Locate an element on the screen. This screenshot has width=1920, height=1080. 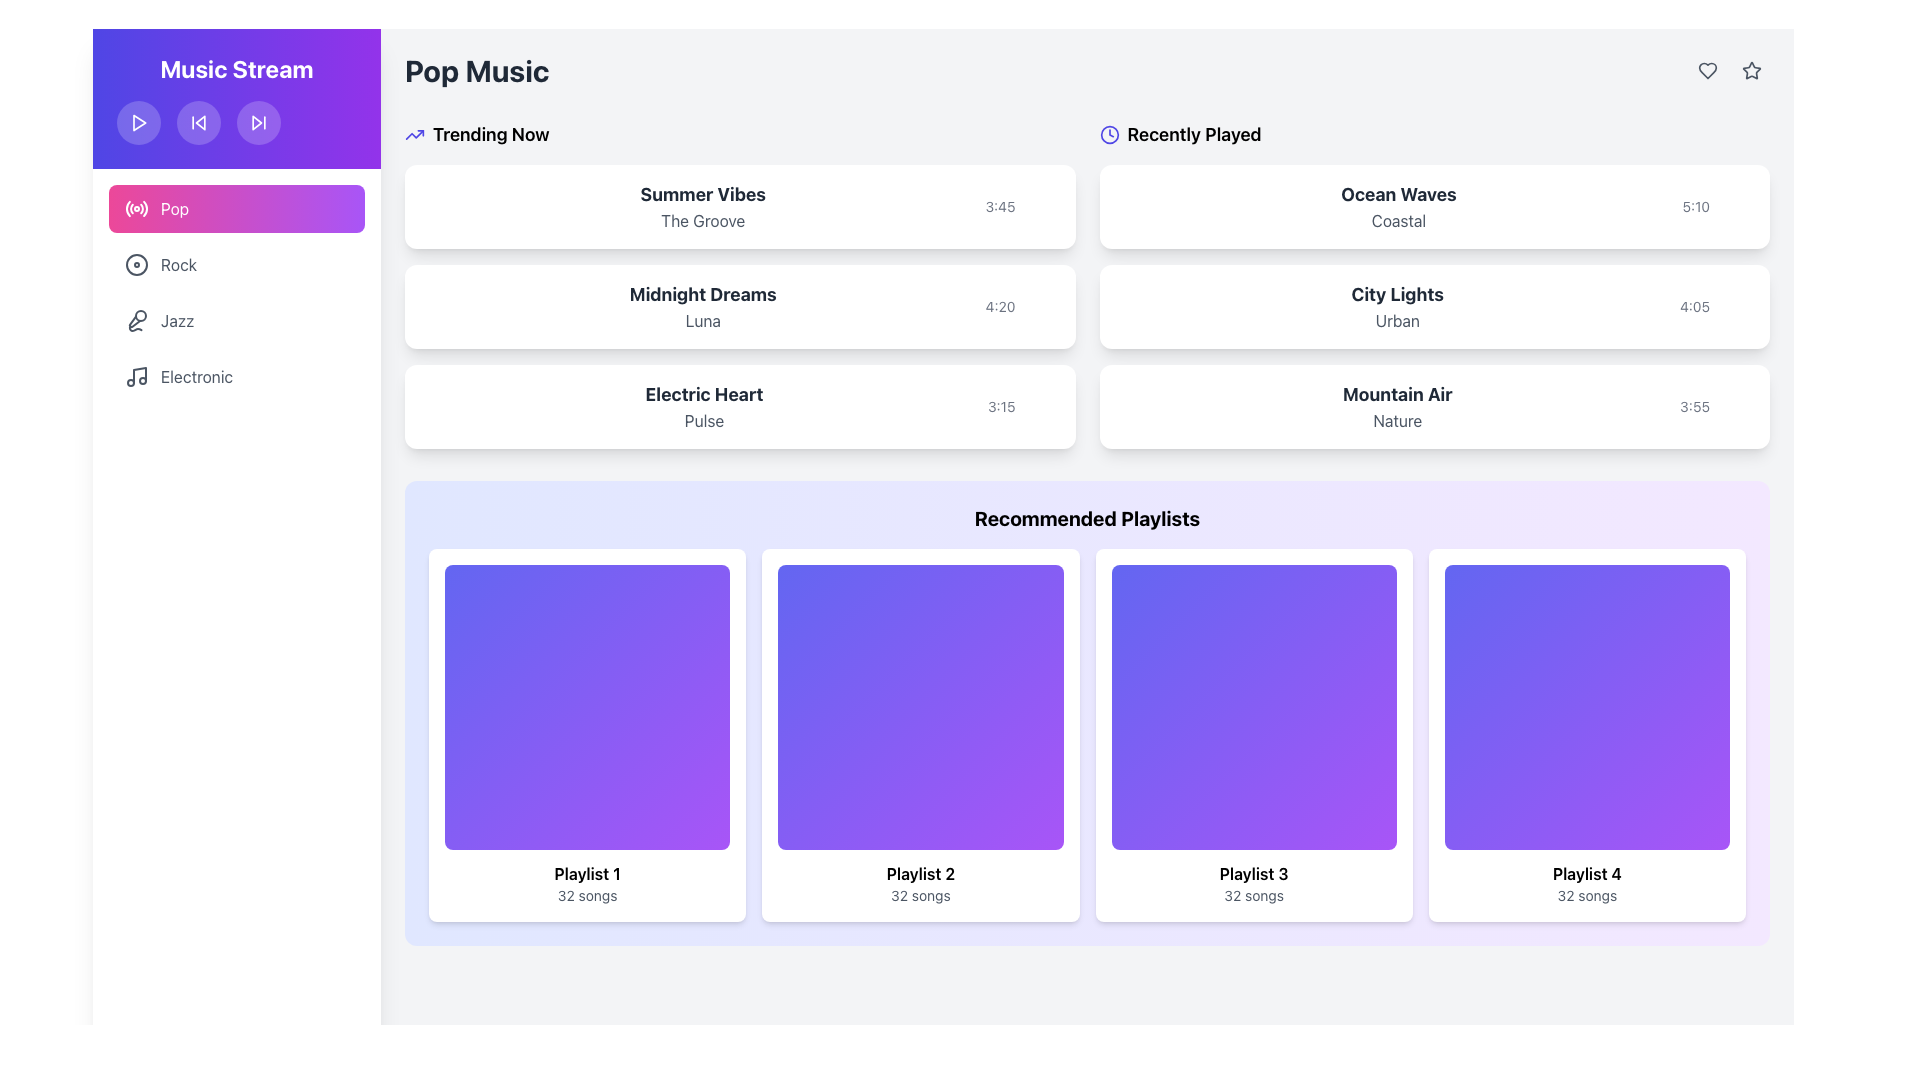
the interactive card displaying the audio track 'Ocean Waves' in the 'Recently Played' section to play or view its details is located at coordinates (1433, 207).